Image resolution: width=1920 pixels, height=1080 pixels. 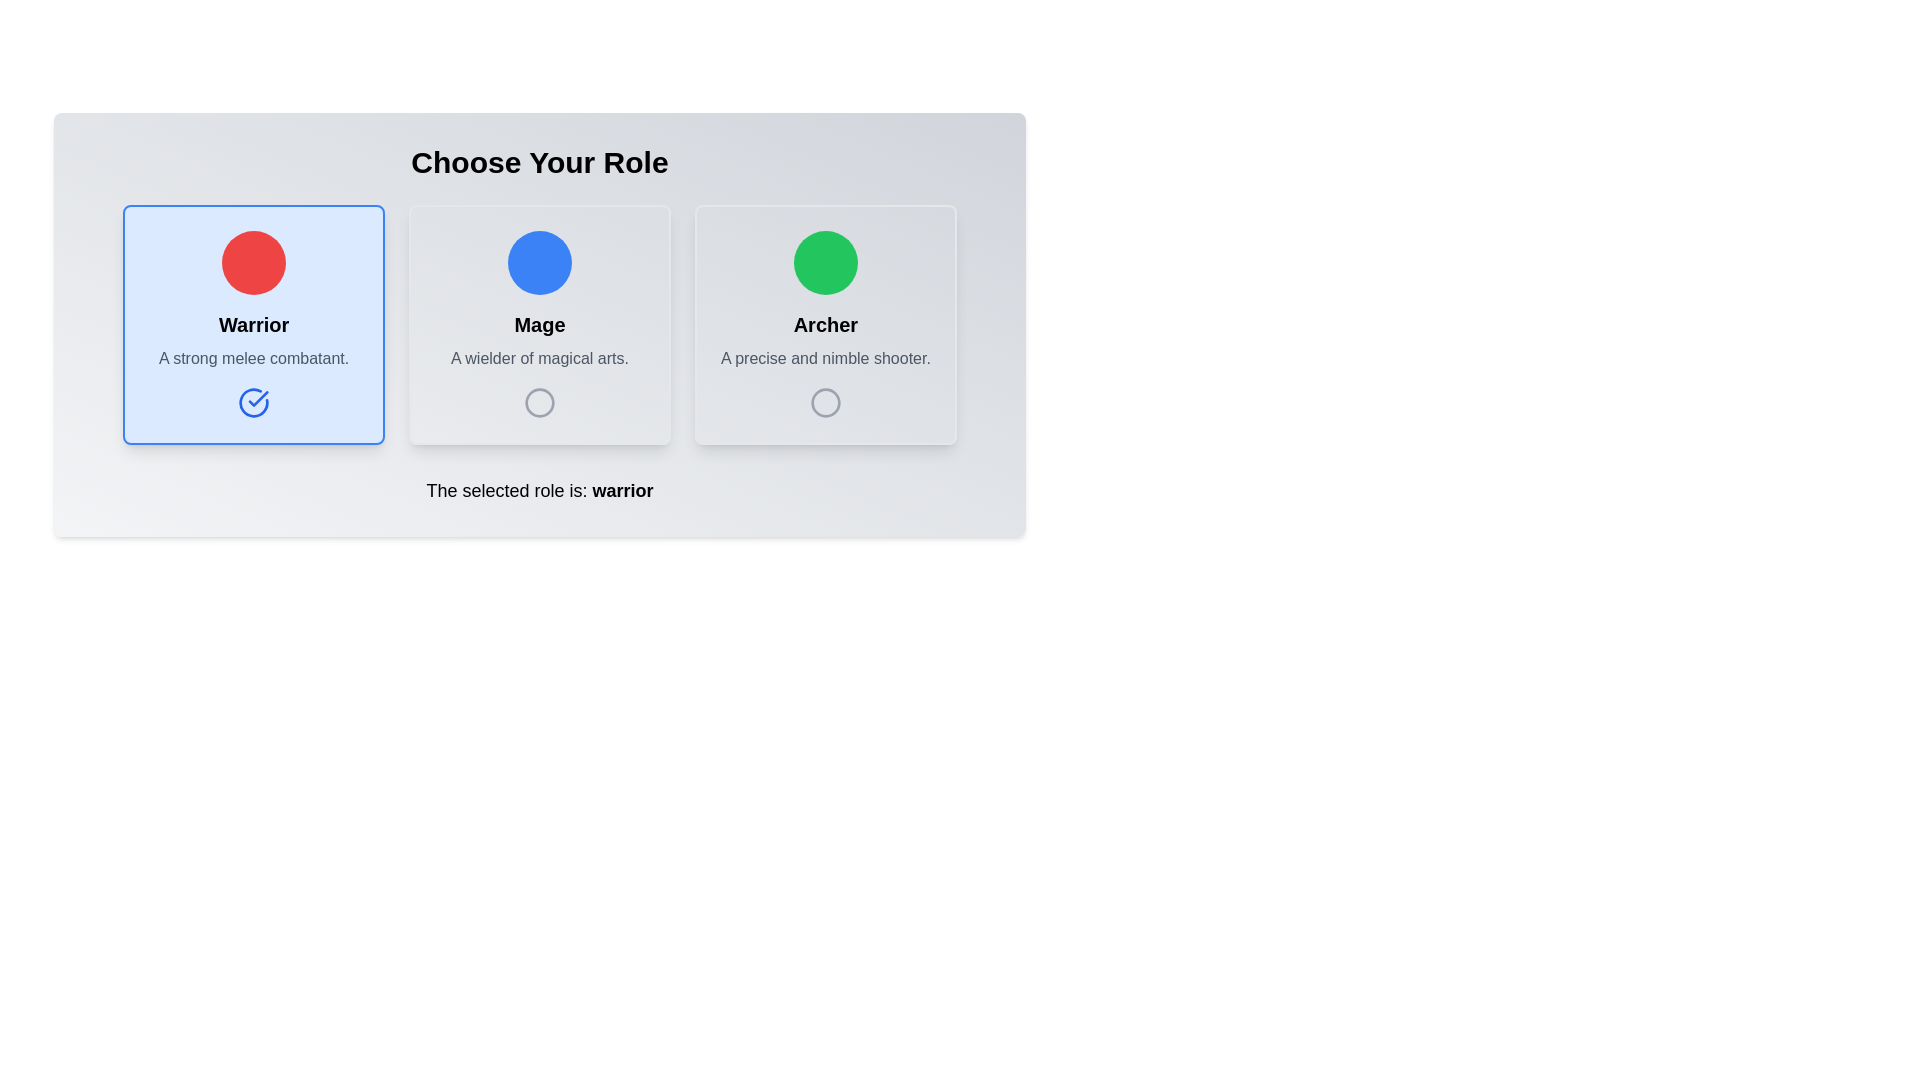 What do you see at coordinates (825, 402) in the screenshot?
I see `the unselected circular radio button icon located under the 'Archer' section in the 'Choose Your Role' interface to trigger hover effects` at bounding box center [825, 402].